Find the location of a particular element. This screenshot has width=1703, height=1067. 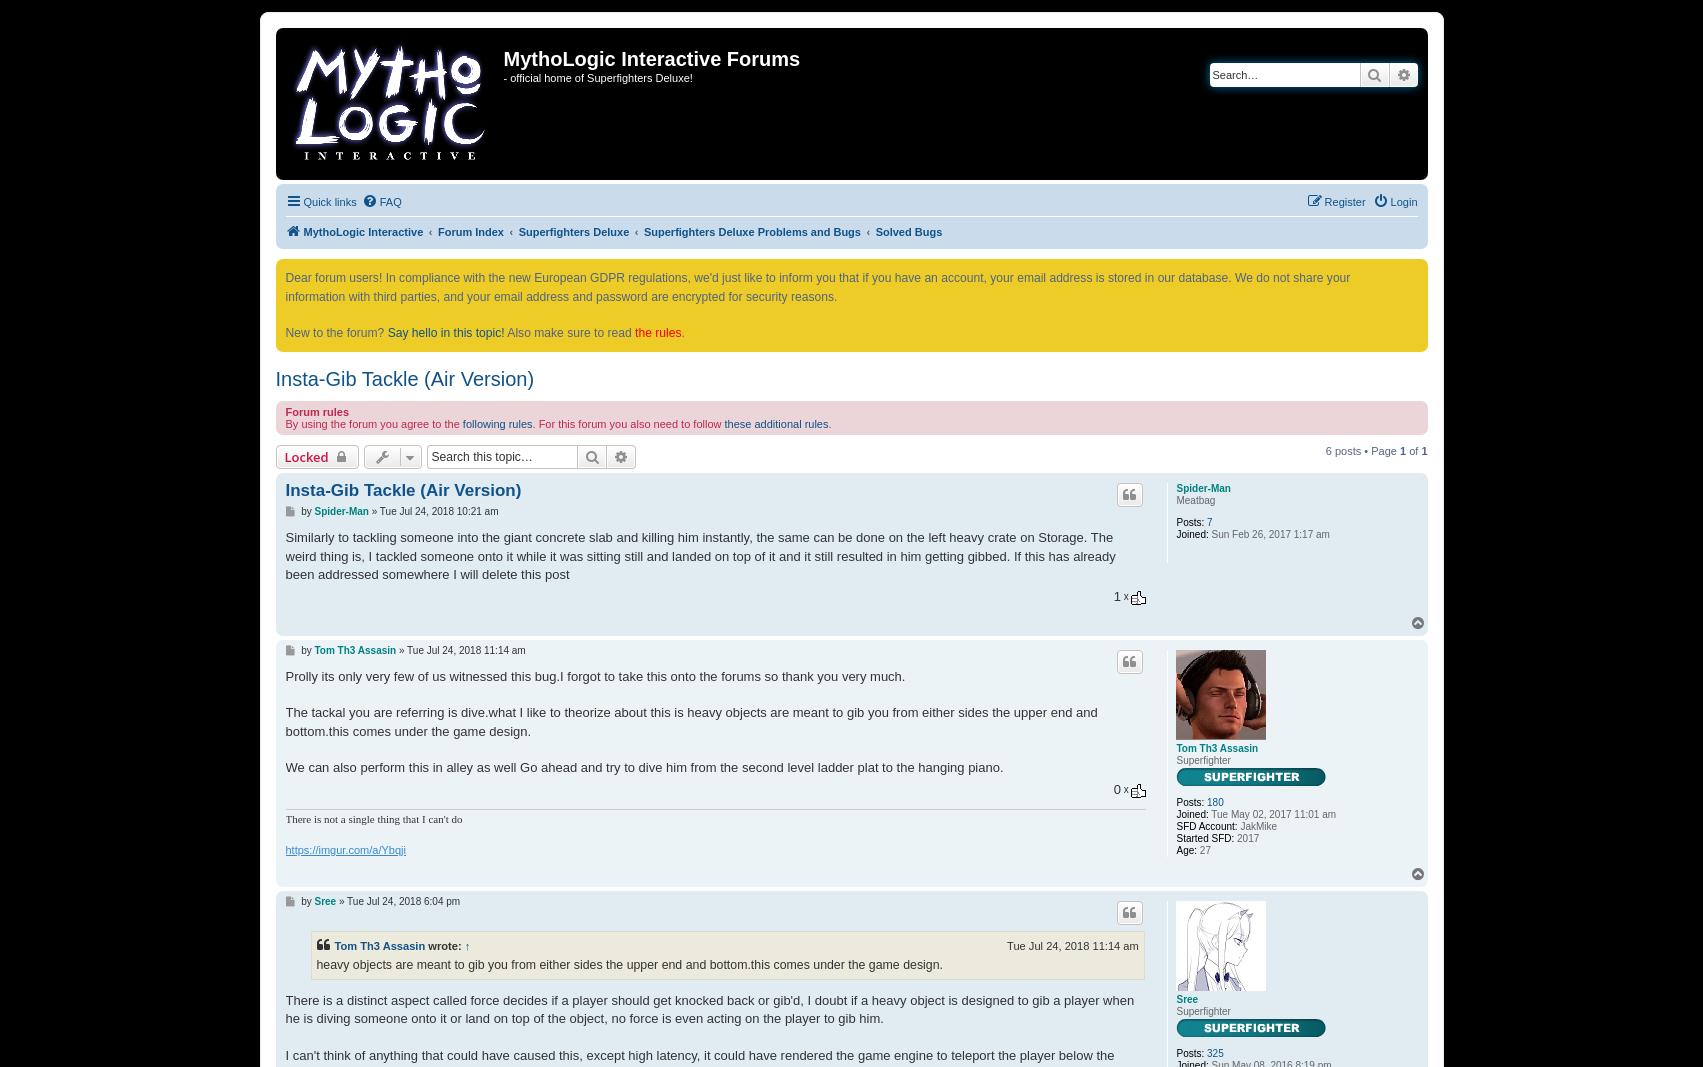

'Tue Jul 24, 2018 6:04 pm' is located at coordinates (403, 901).